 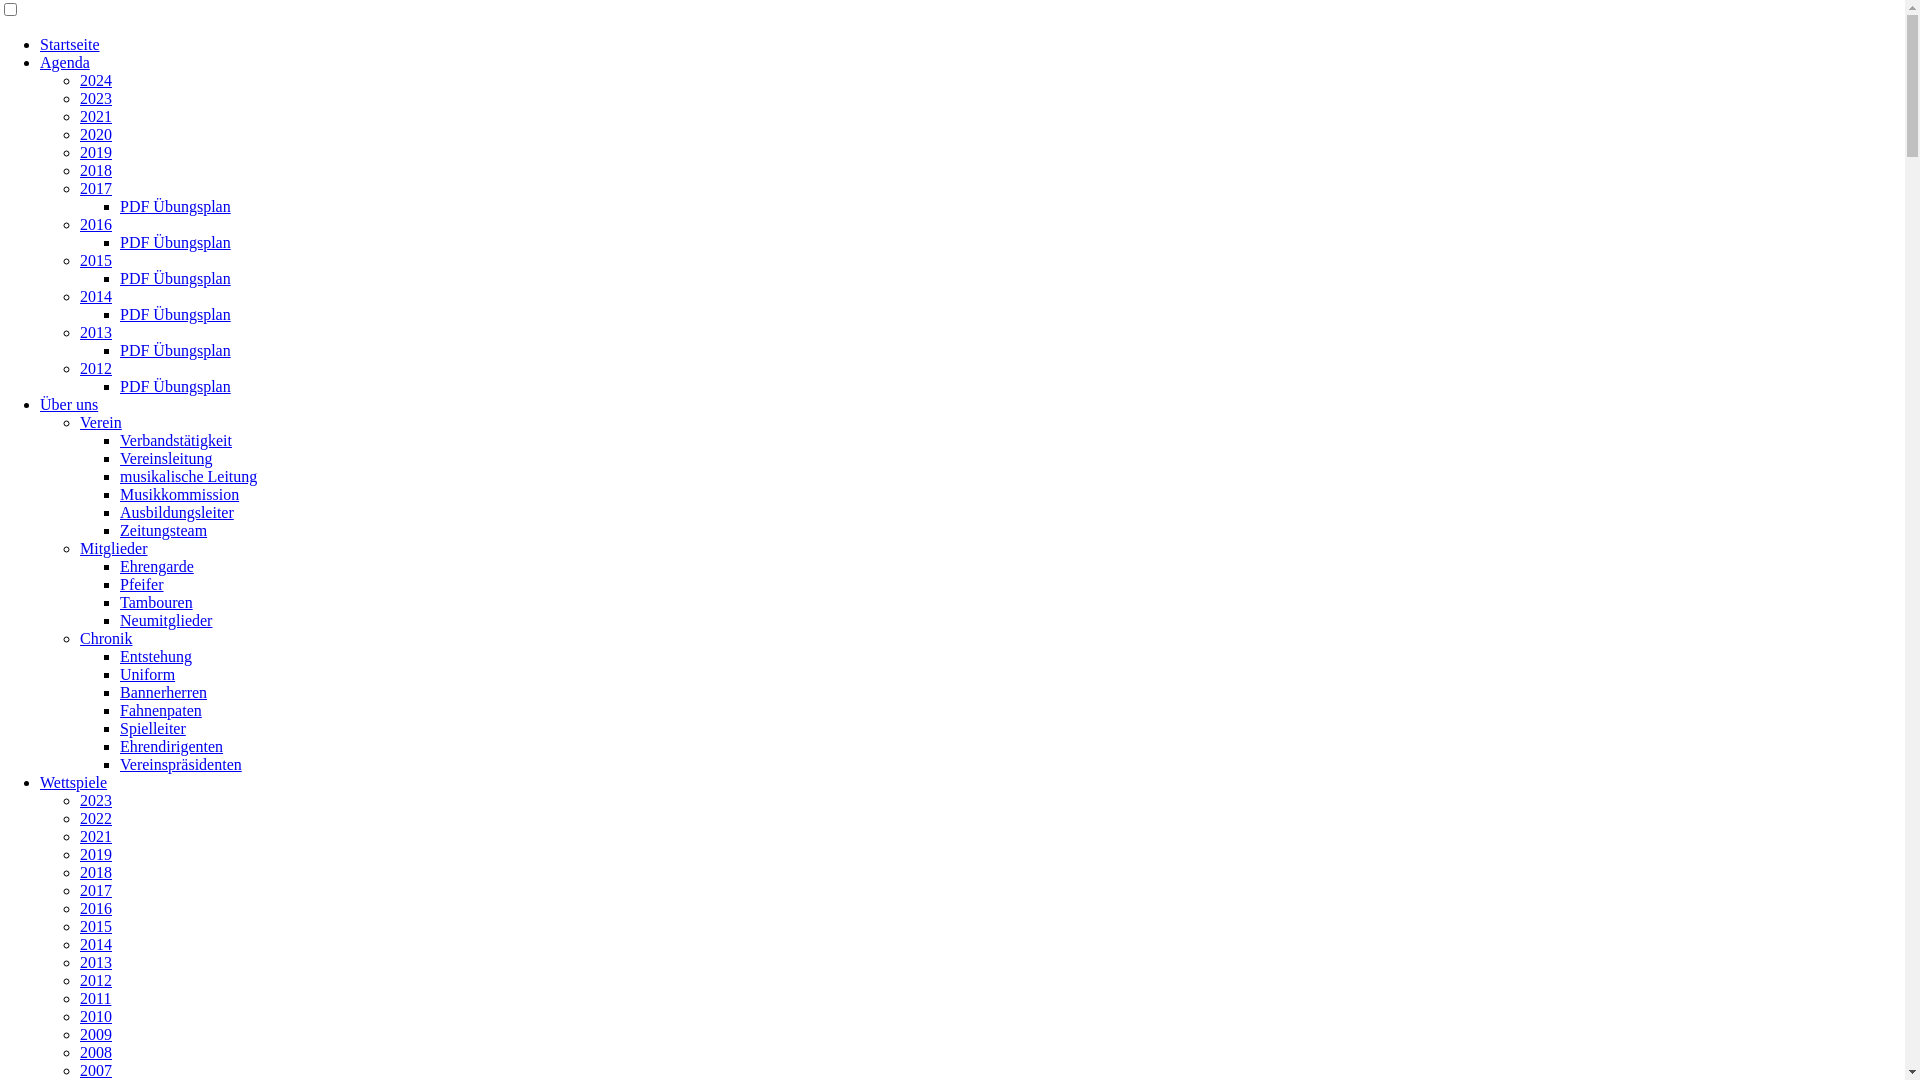 What do you see at coordinates (95, 799) in the screenshot?
I see `'2023'` at bounding box center [95, 799].